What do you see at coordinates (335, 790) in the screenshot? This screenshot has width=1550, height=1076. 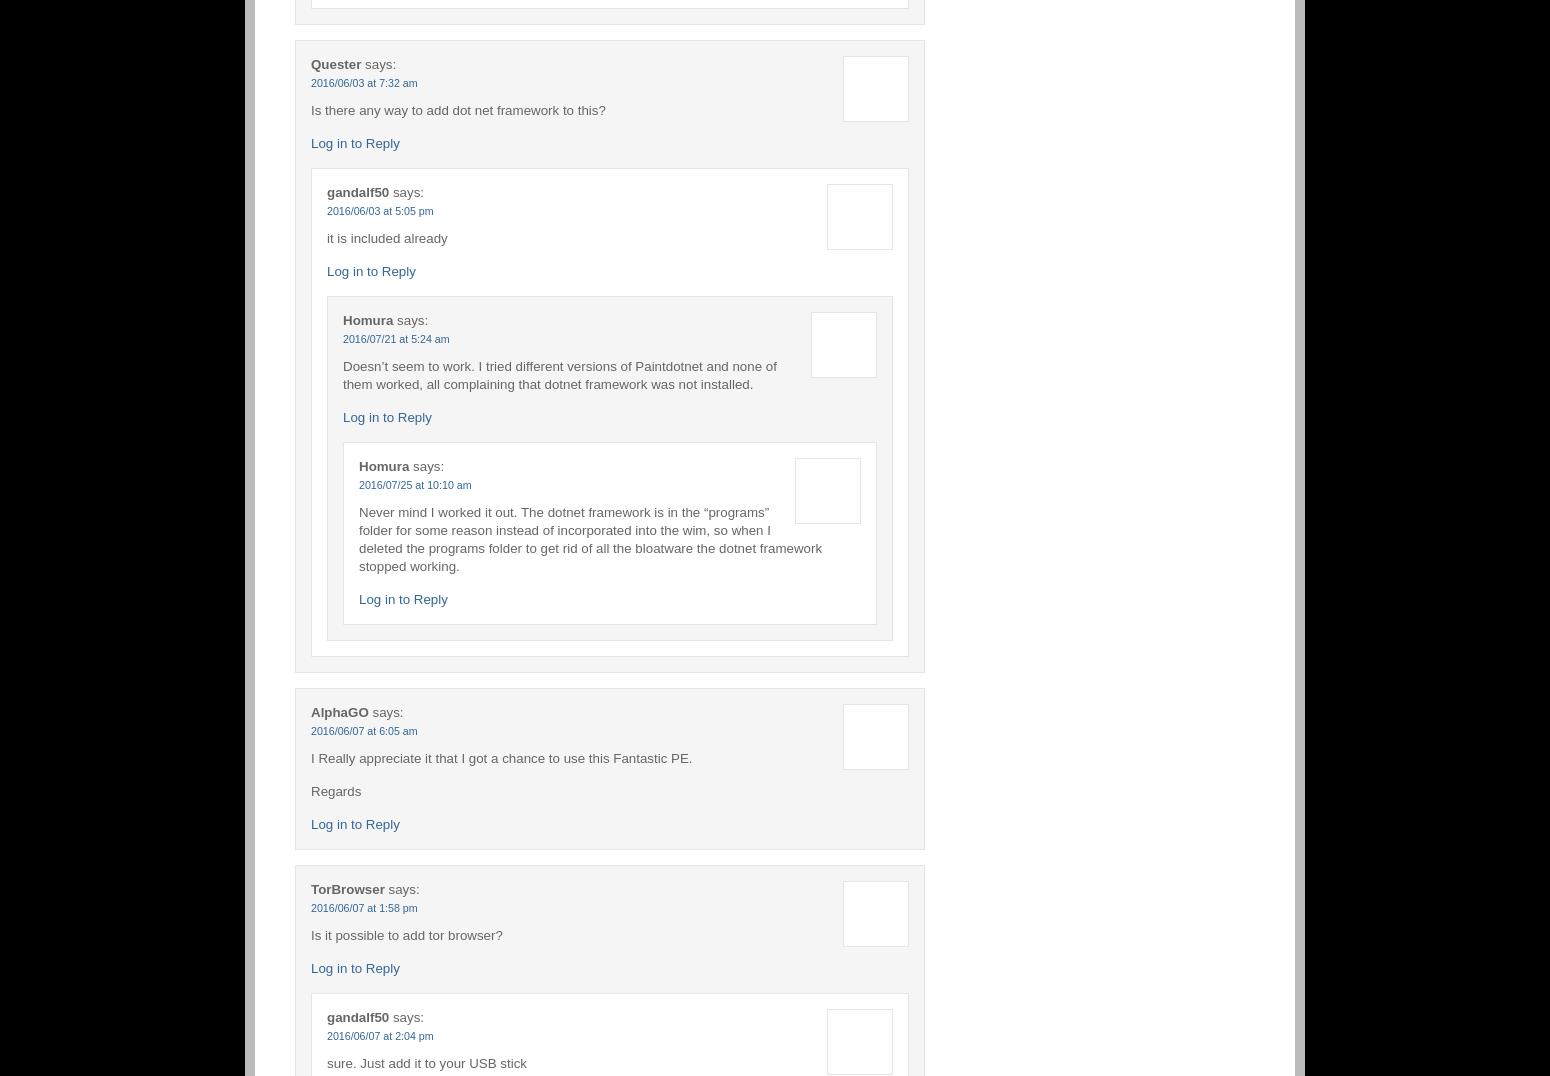 I see `'Regards'` at bounding box center [335, 790].